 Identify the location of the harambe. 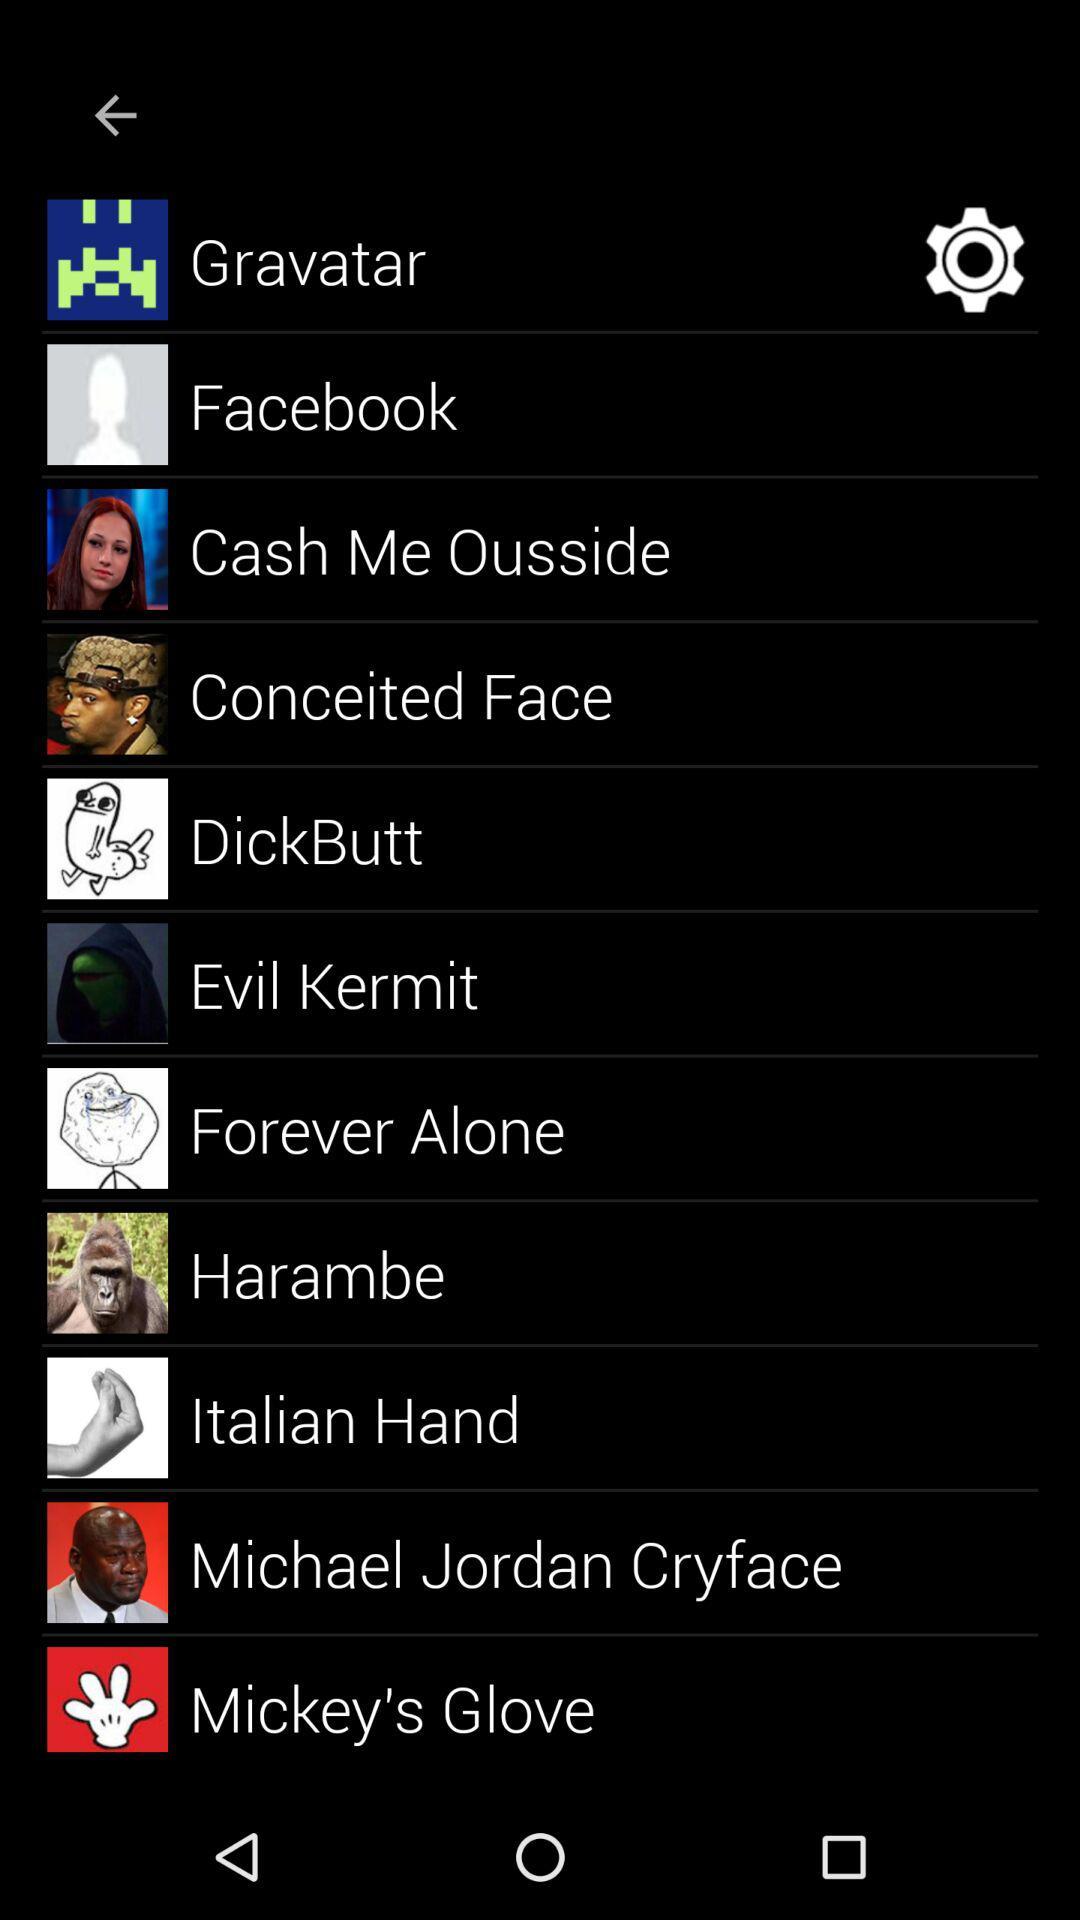
(339, 1272).